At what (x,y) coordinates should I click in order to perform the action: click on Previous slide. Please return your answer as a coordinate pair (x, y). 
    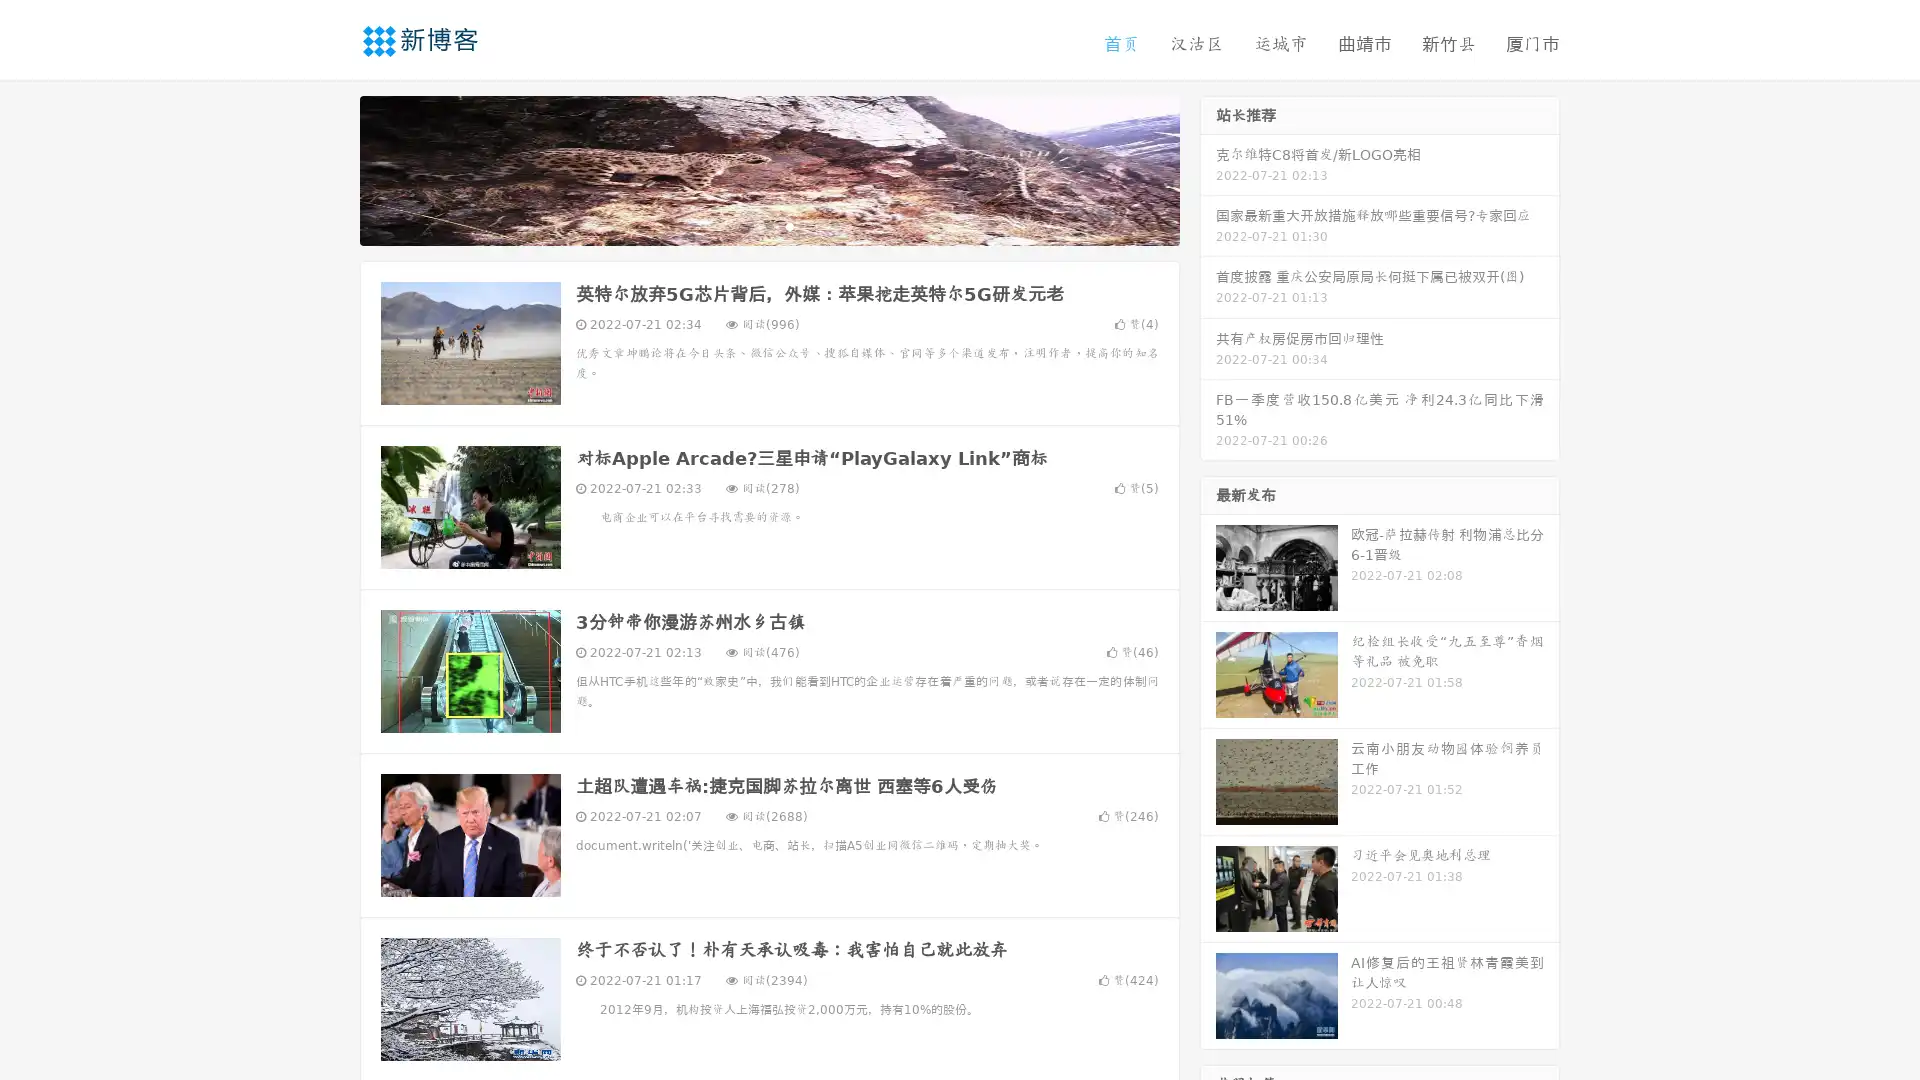
    Looking at the image, I should click on (330, 168).